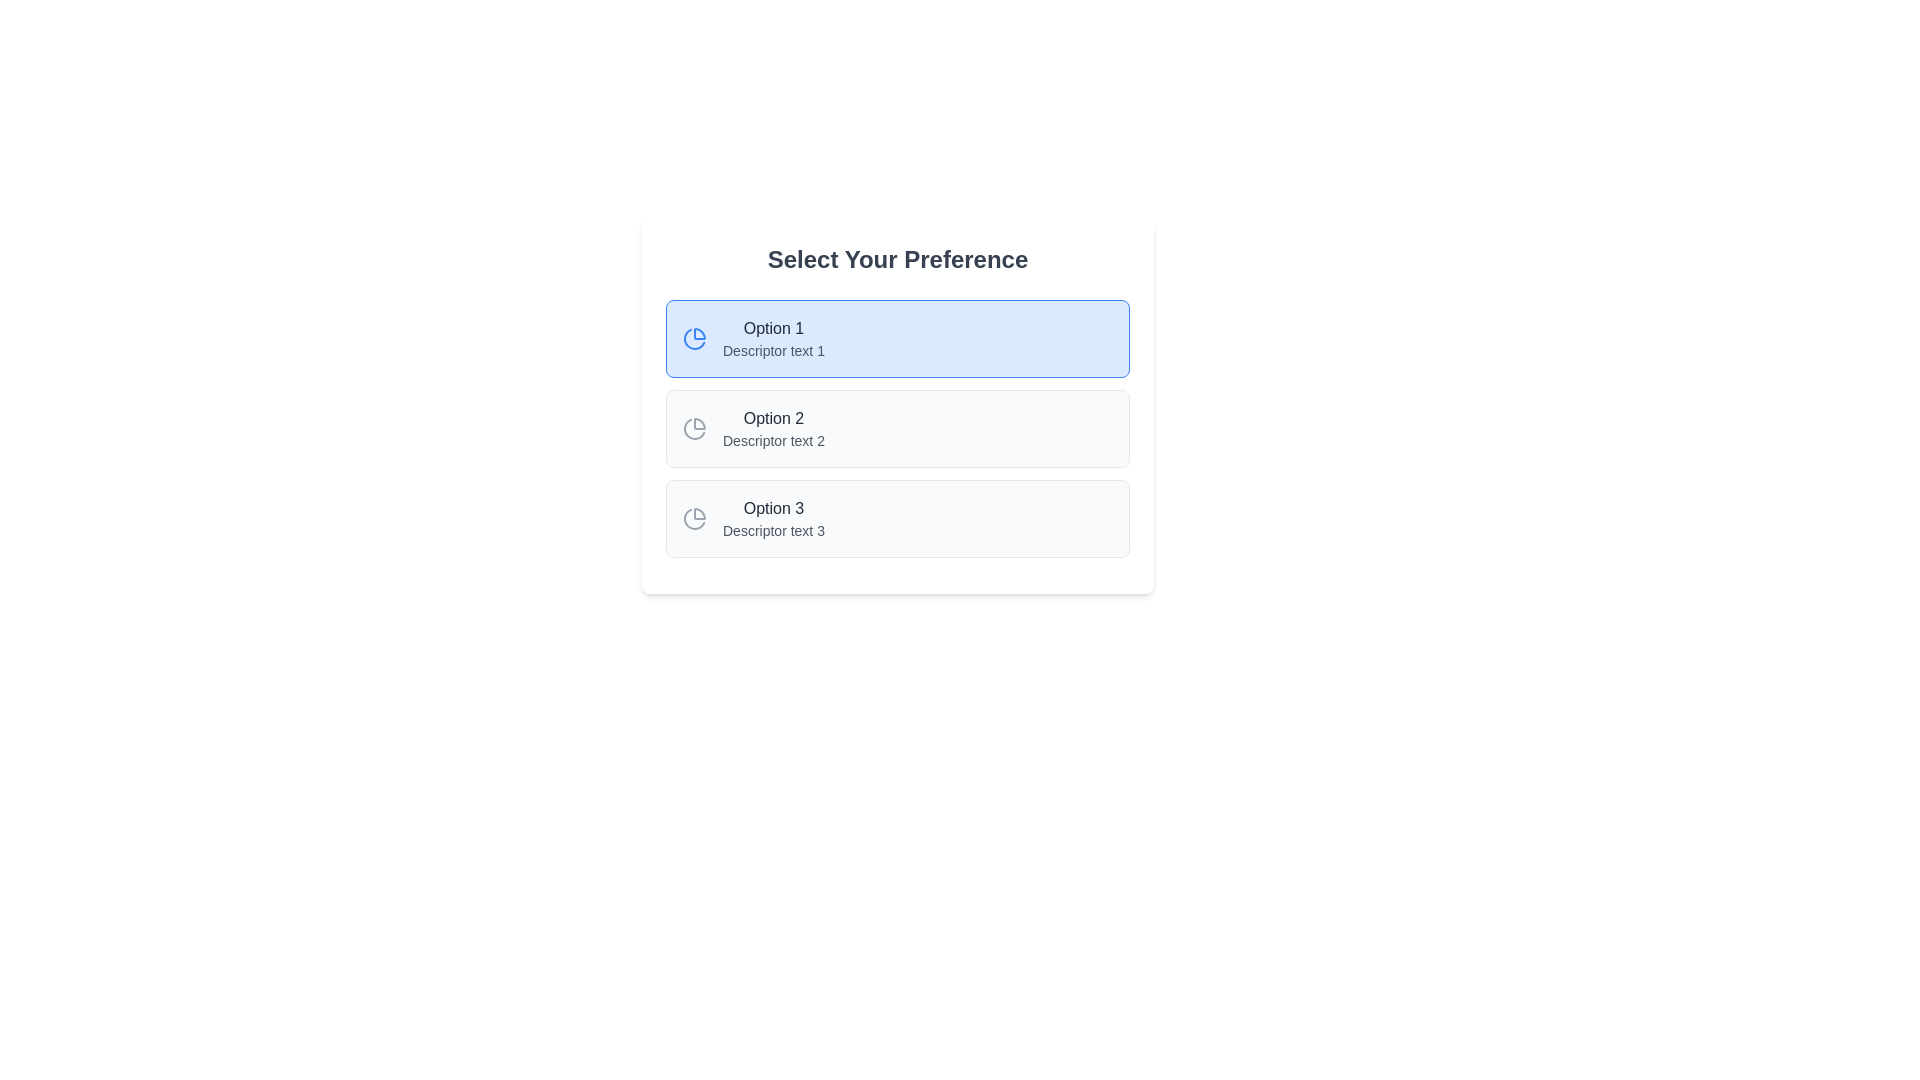 This screenshot has width=1920, height=1080. Describe the element at coordinates (896, 258) in the screenshot. I see `the heading element that serves as the title for the section, which is displayed centrally aligned in a white card with soft shadows` at that location.